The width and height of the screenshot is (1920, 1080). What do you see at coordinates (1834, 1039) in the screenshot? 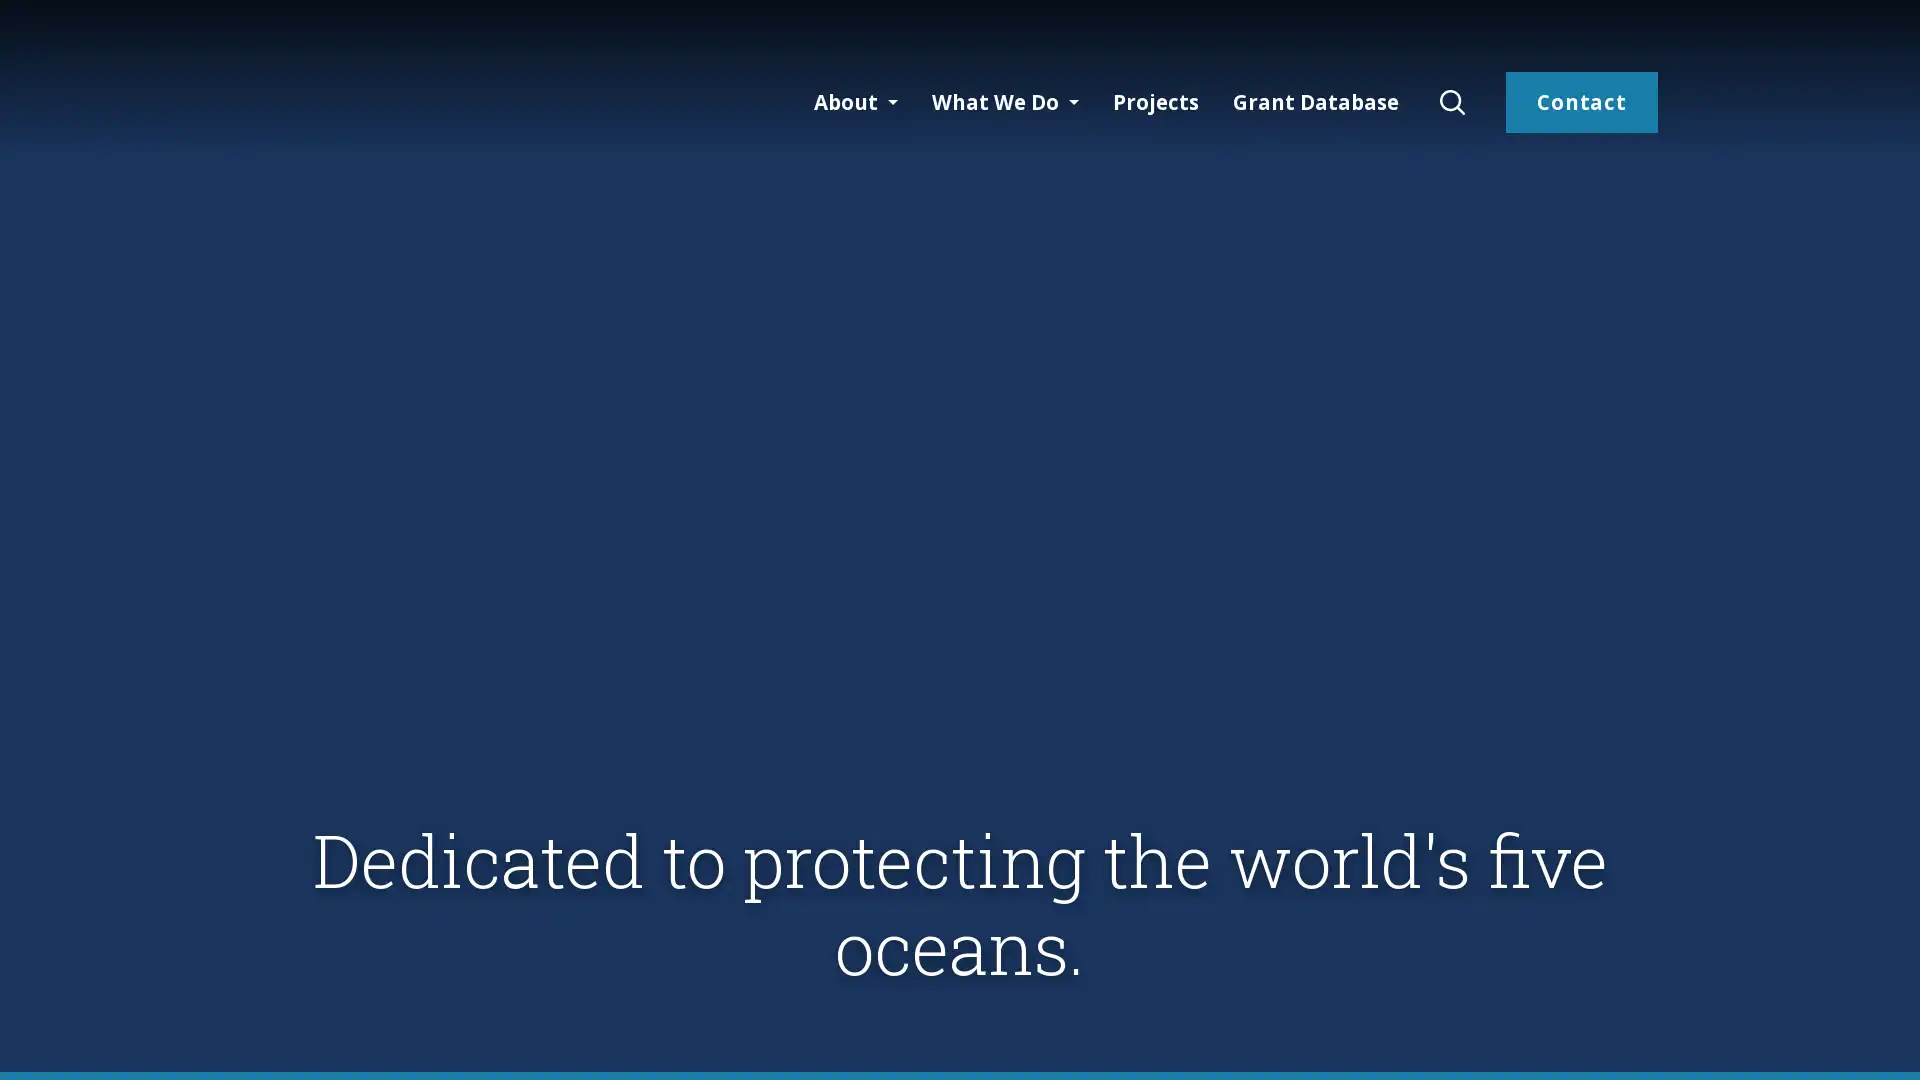
I see `Accept All` at bounding box center [1834, 1039].